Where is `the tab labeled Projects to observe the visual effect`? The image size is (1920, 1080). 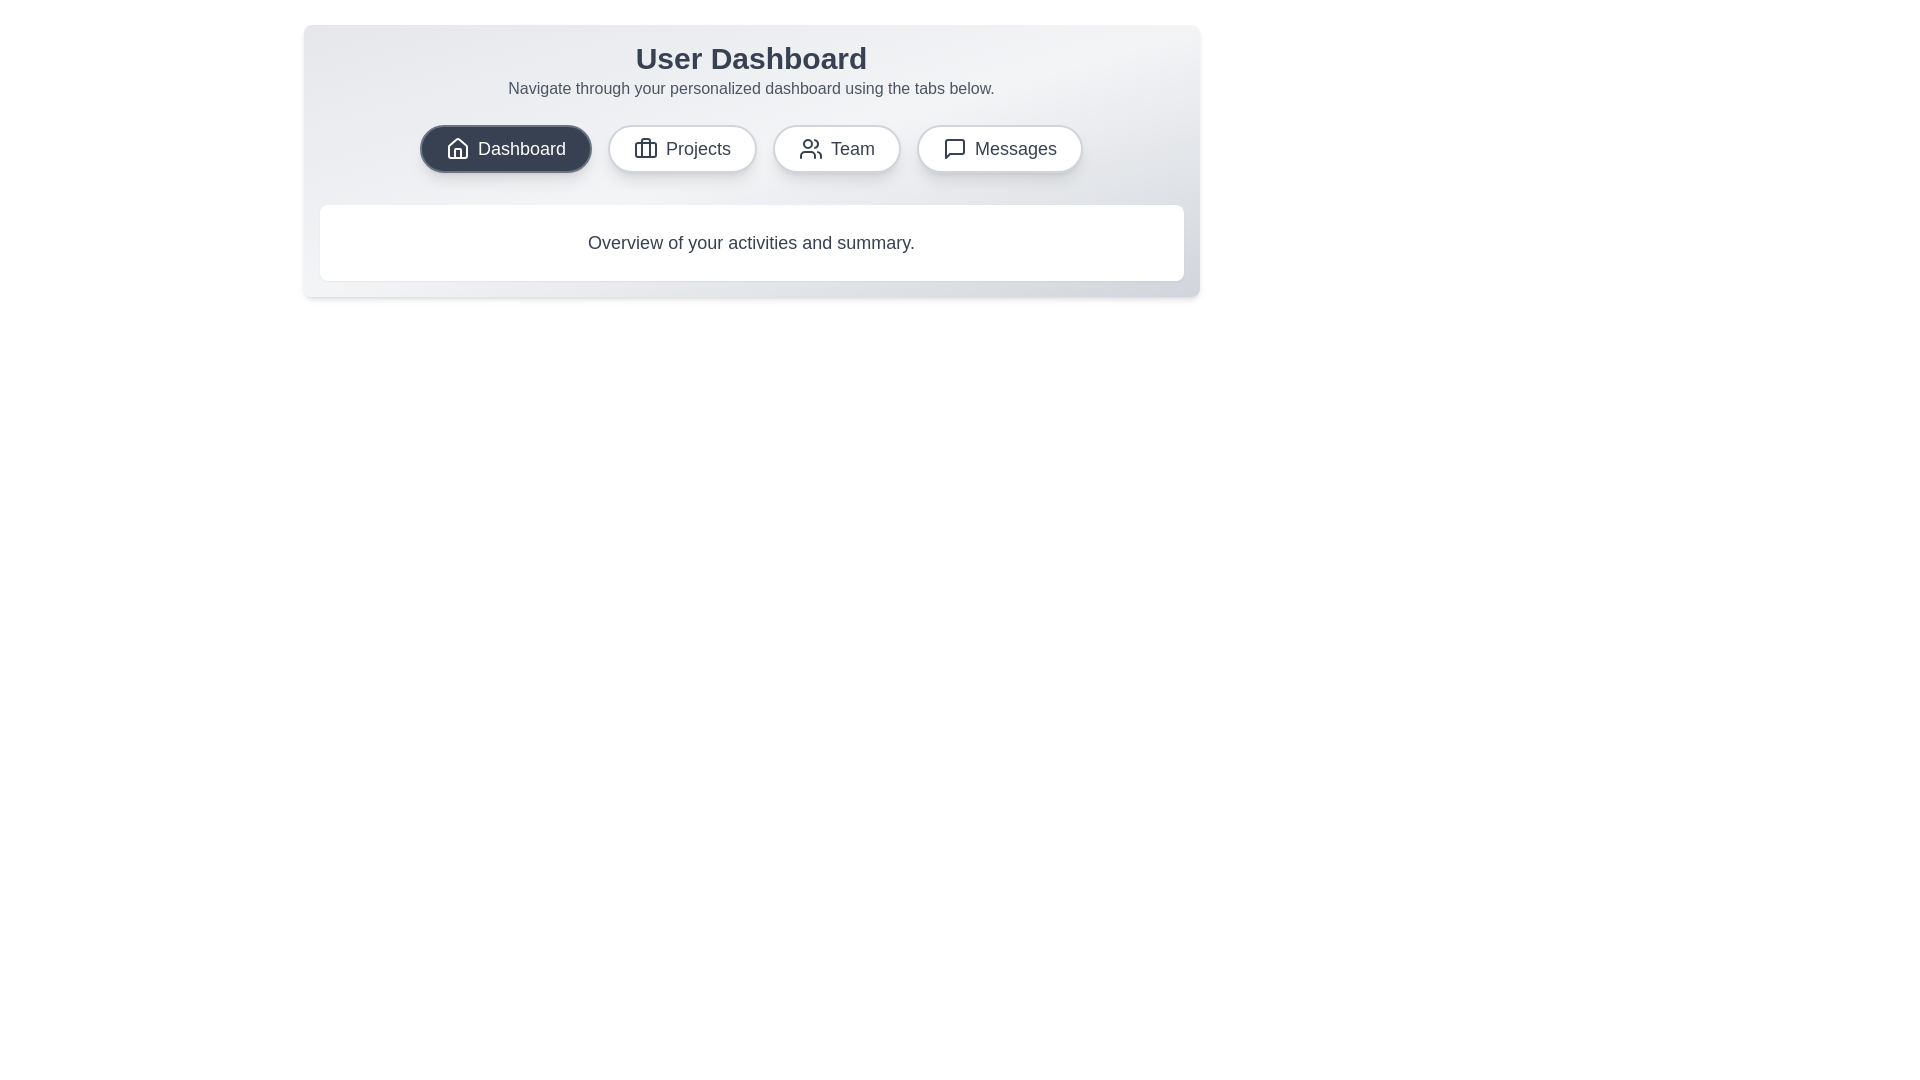 the tab labeled Projects to observe the visual effect is located at coordinates (682, 148).